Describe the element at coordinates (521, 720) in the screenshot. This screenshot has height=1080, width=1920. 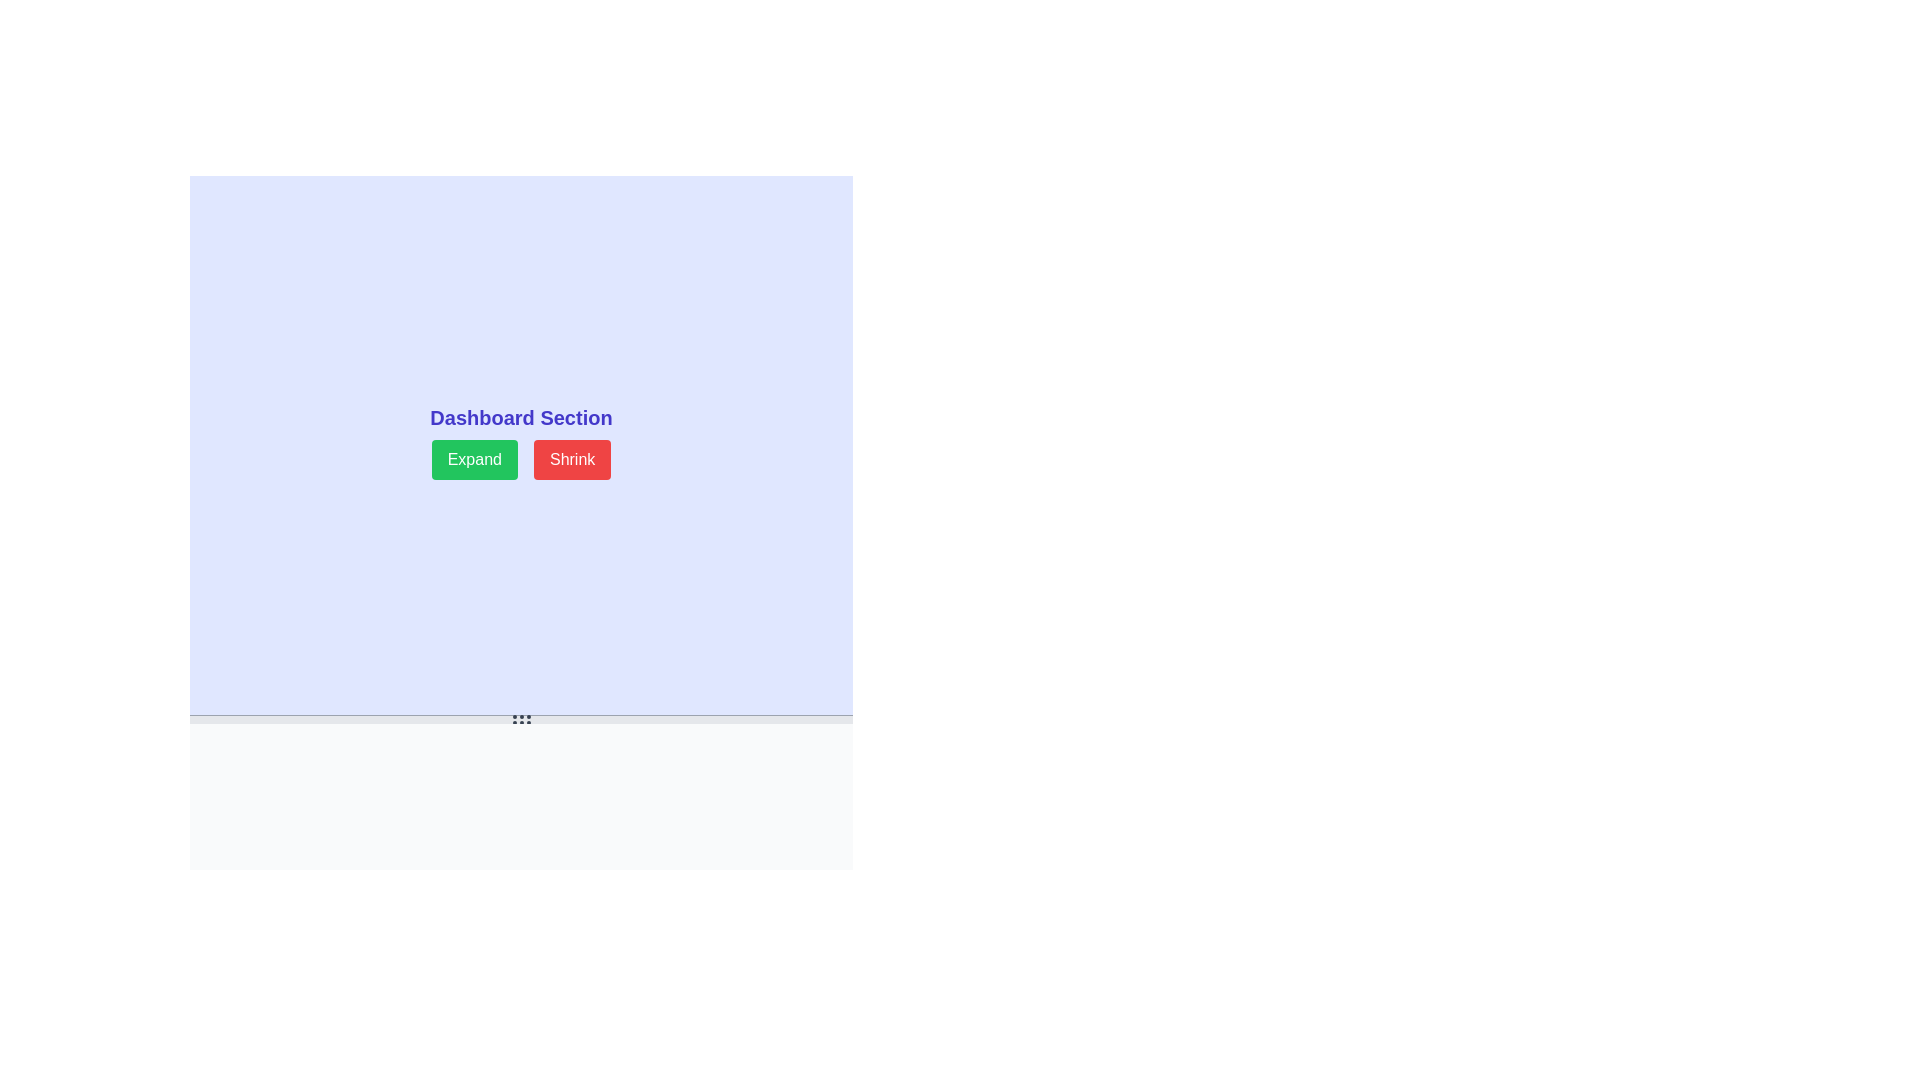
I see `the draggable divider, which is a thin horizontal bar with a light gray background and a grip icon of three vertical dots, located beneath the 'Expand' and 'Shrink' buttons in the 'Dashboard Section'` at that location.